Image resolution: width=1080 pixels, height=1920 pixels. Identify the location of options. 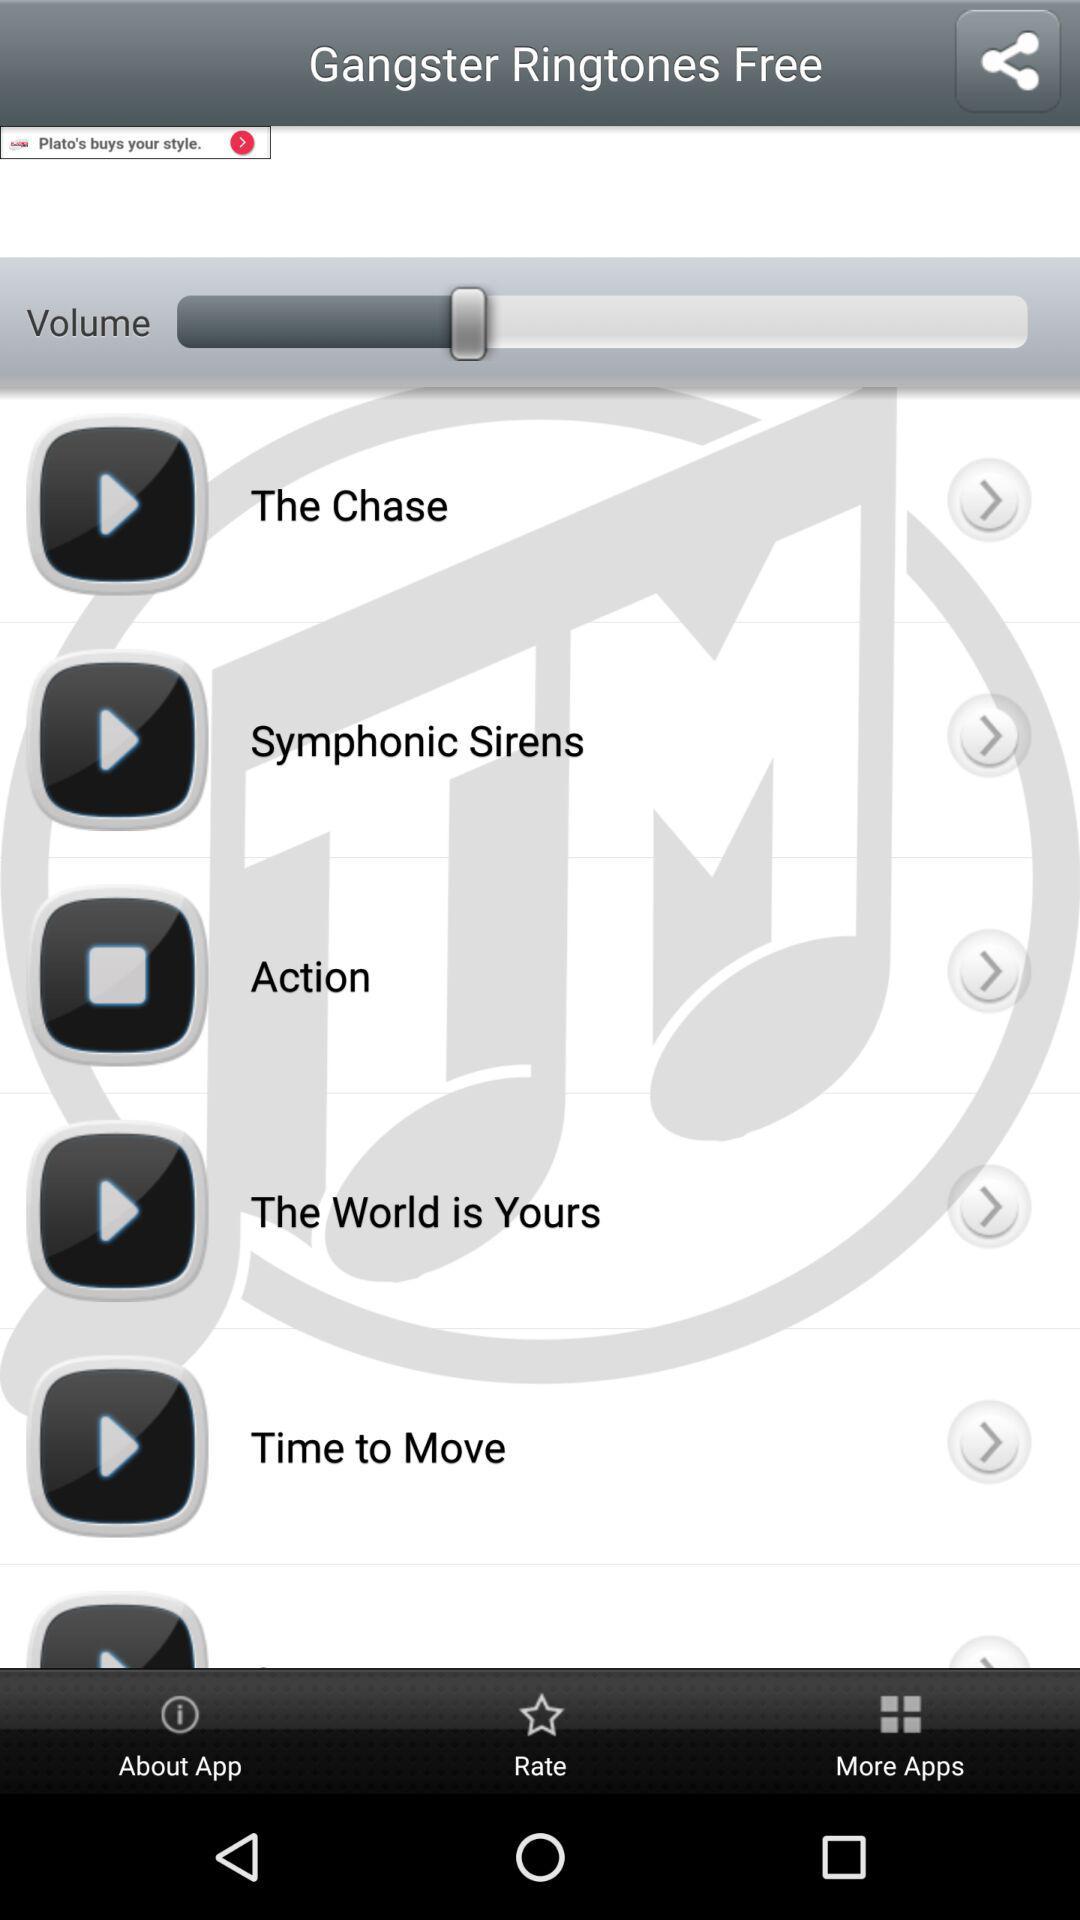
(987, 504).